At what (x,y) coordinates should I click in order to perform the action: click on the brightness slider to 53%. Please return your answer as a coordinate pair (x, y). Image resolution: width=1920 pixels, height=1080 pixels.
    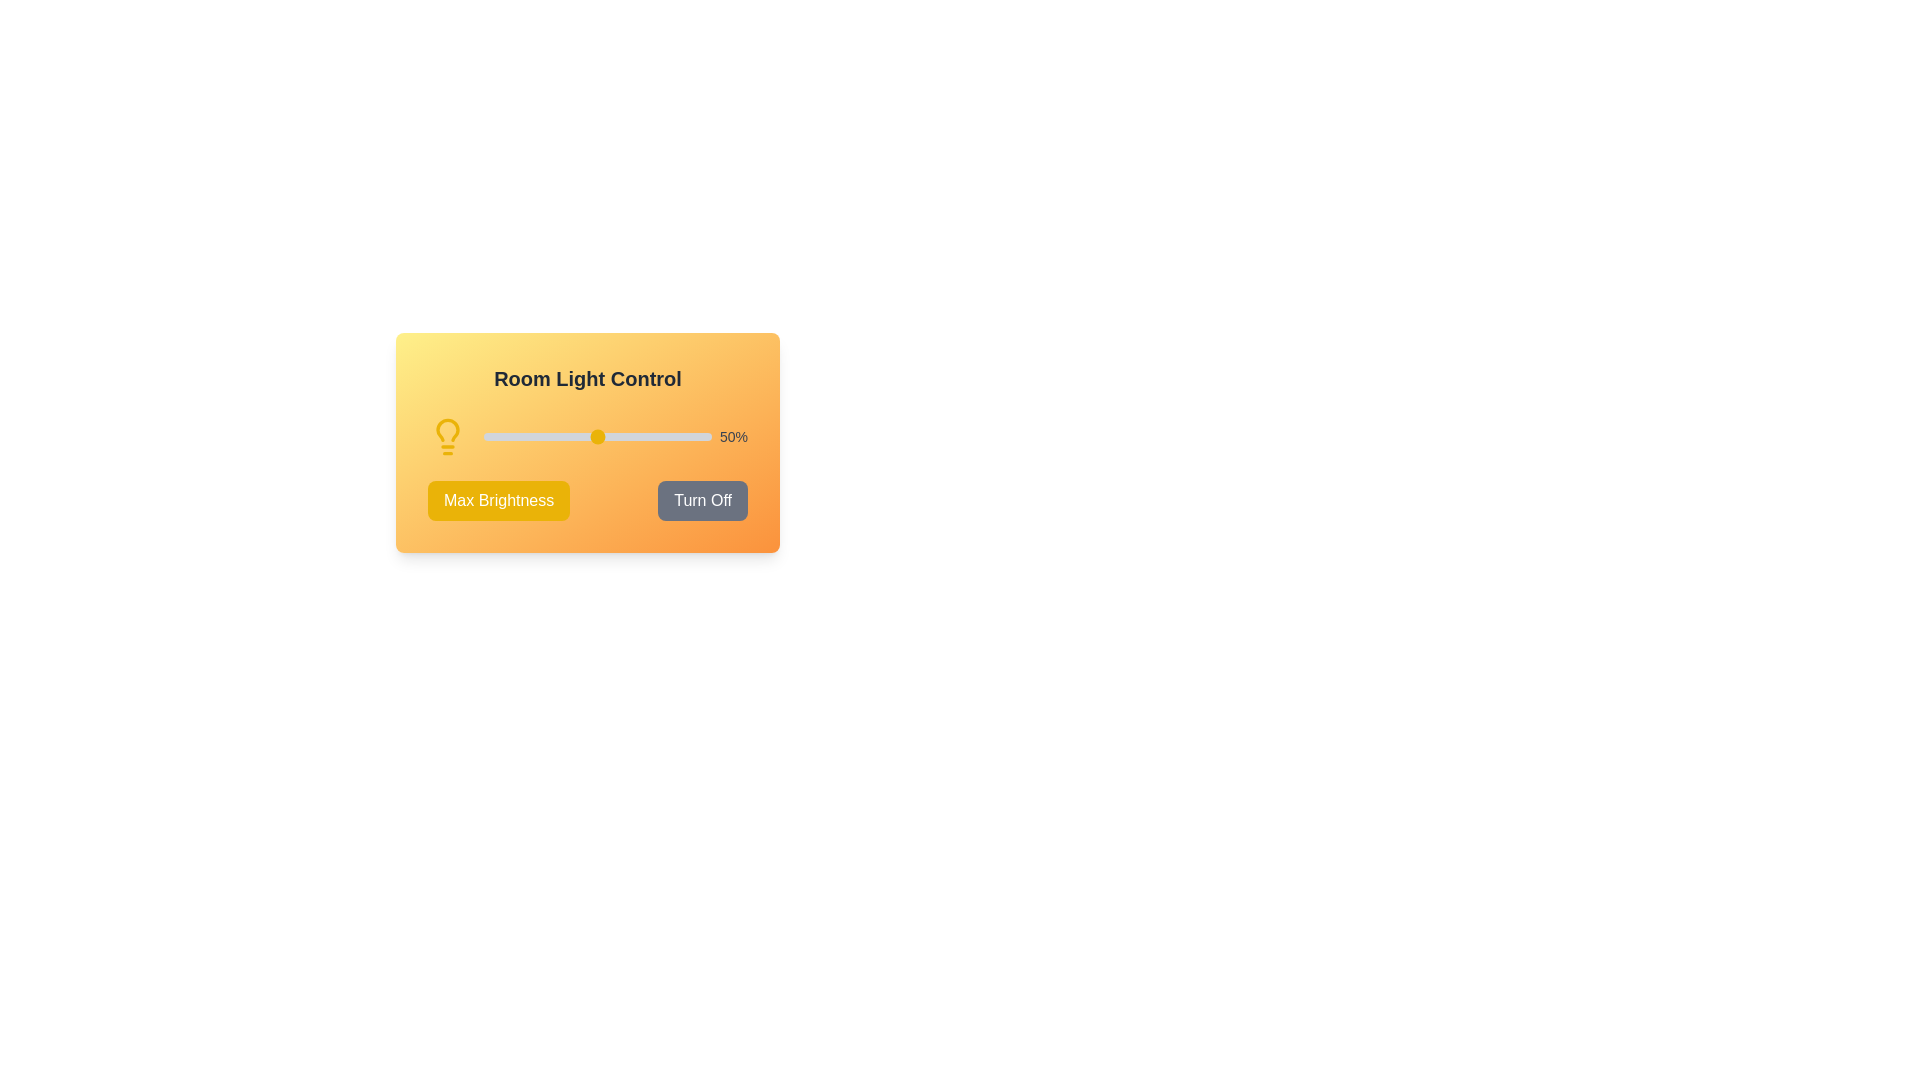
    Looking at the image, I should click on (603, 435).